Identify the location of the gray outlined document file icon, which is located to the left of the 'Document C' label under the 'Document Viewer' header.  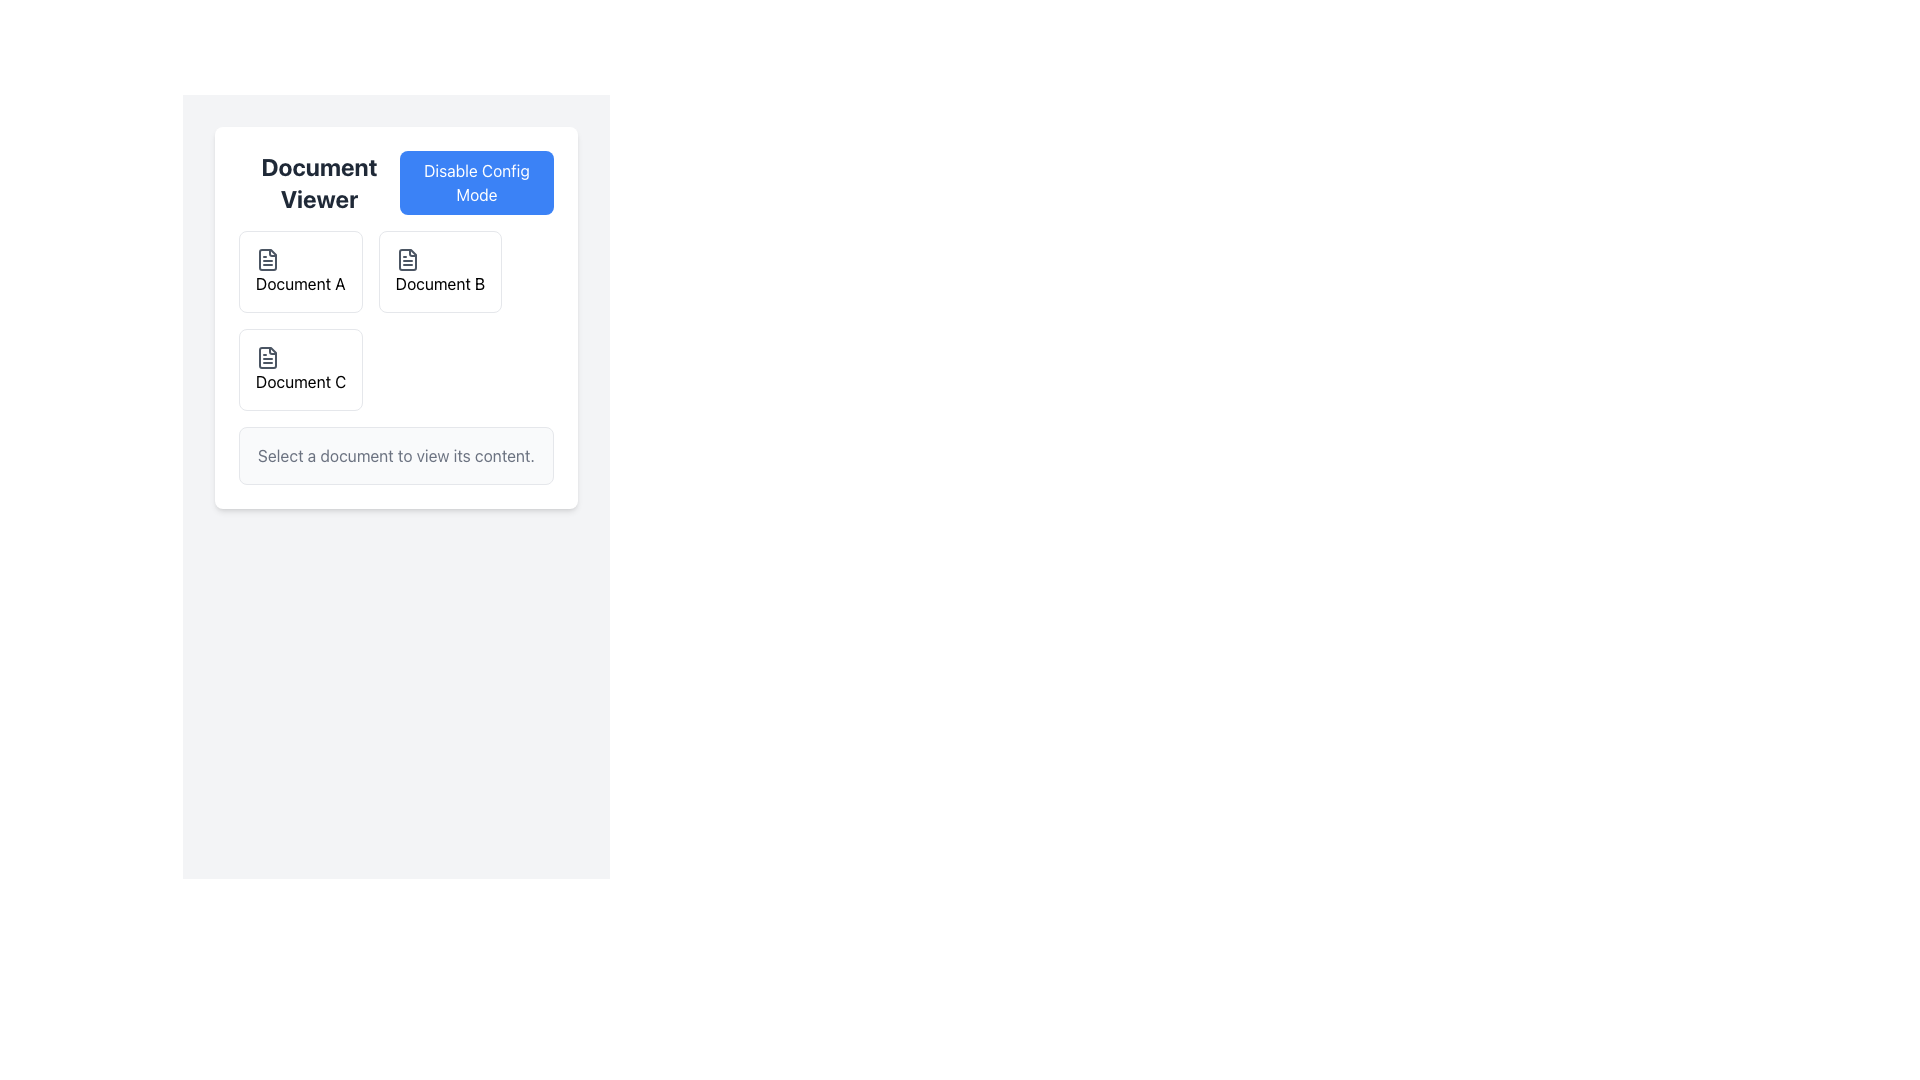
(267, 357).